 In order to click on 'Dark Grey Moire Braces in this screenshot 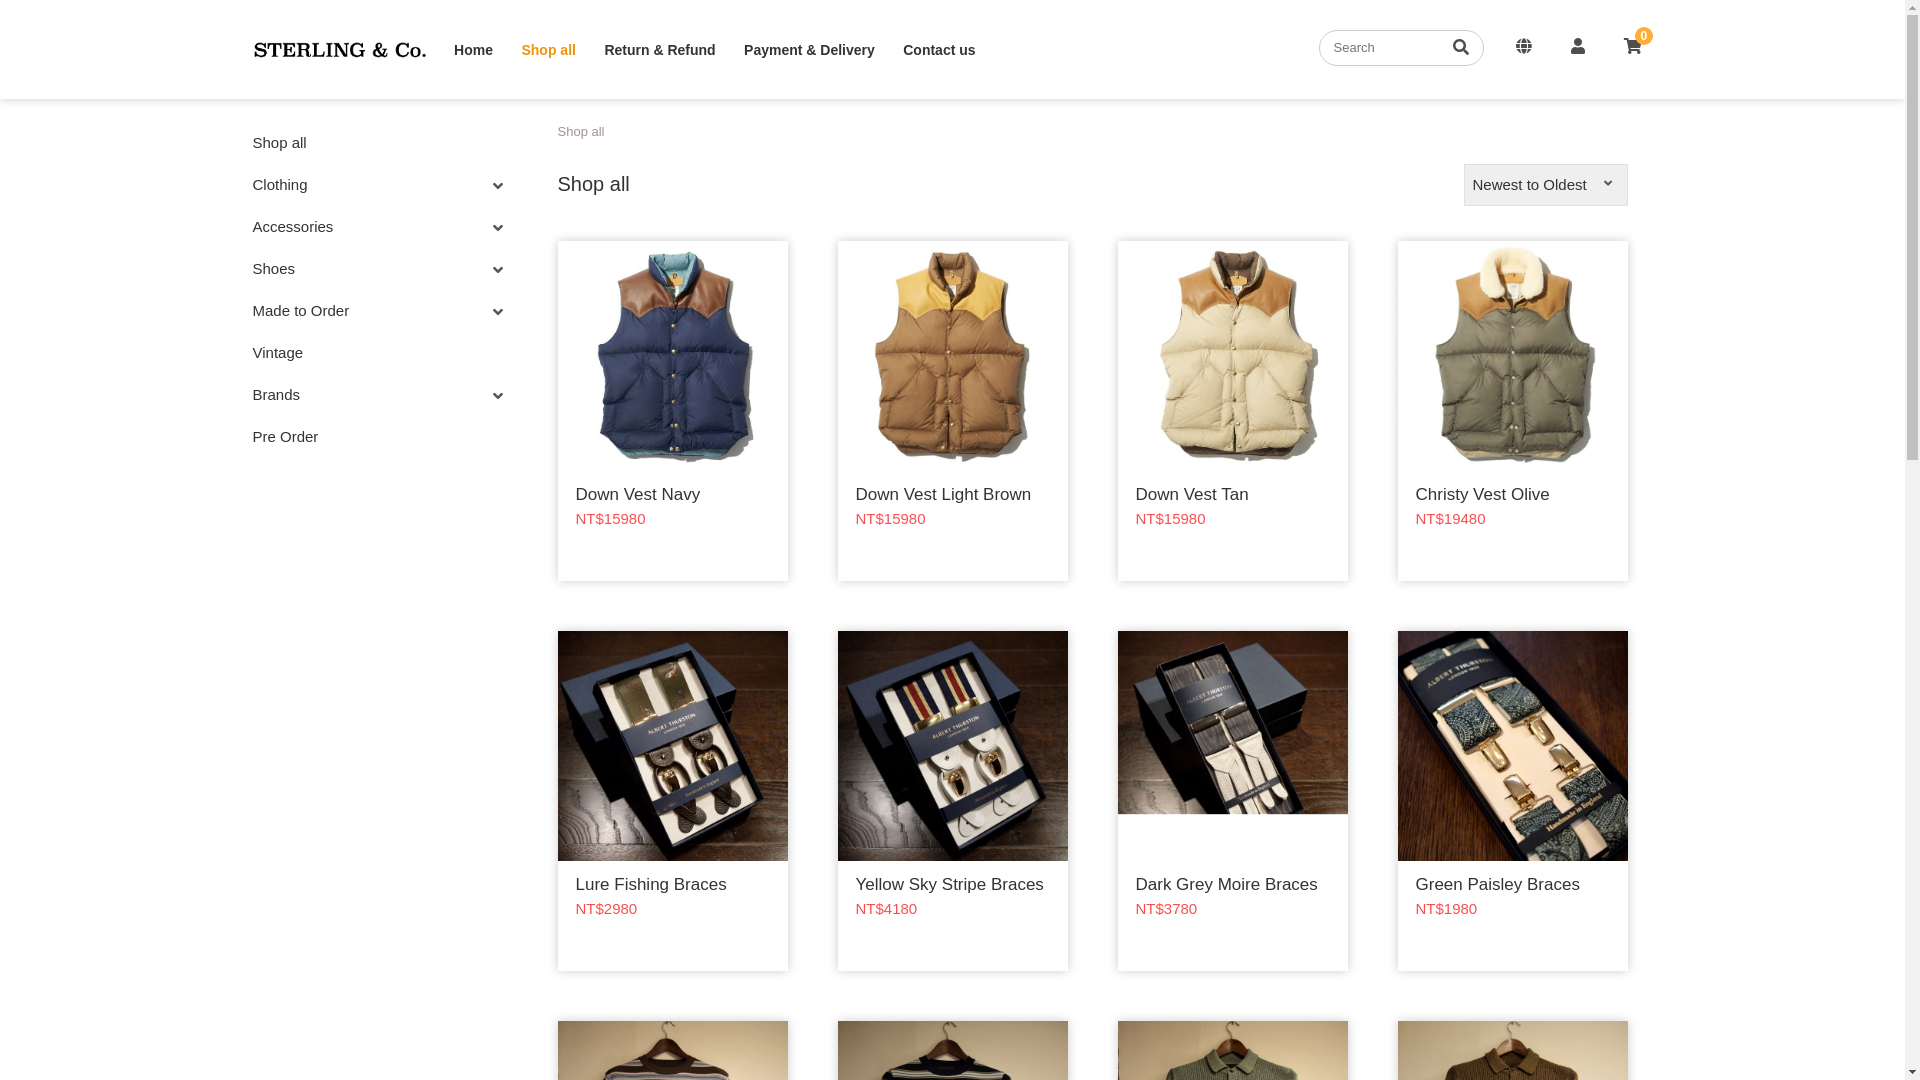, I will do `click(1232, 800)`.